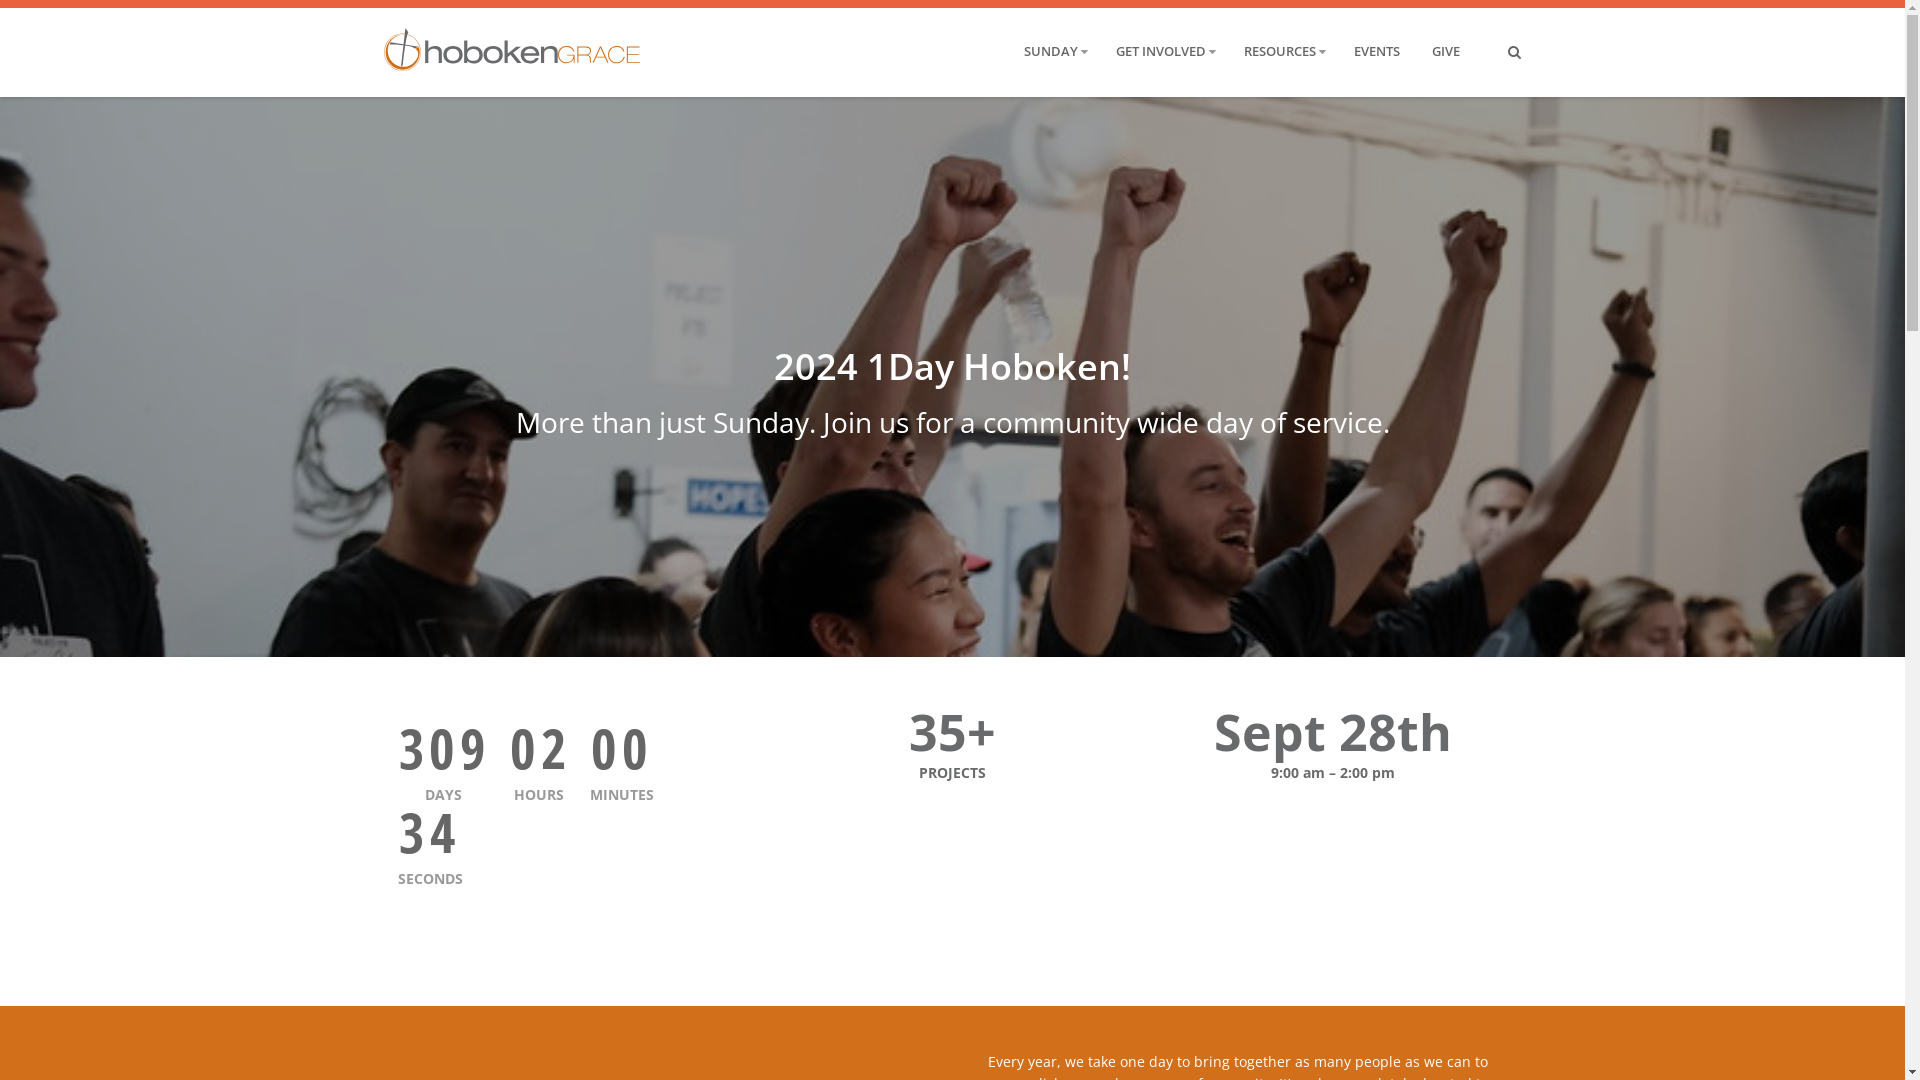 Image resolution: width=1920 pixels, height=1080 pixels. Describe the element at coordinates (1280, 51) in the screenshot. I see `'RESOURCES'` at that location.